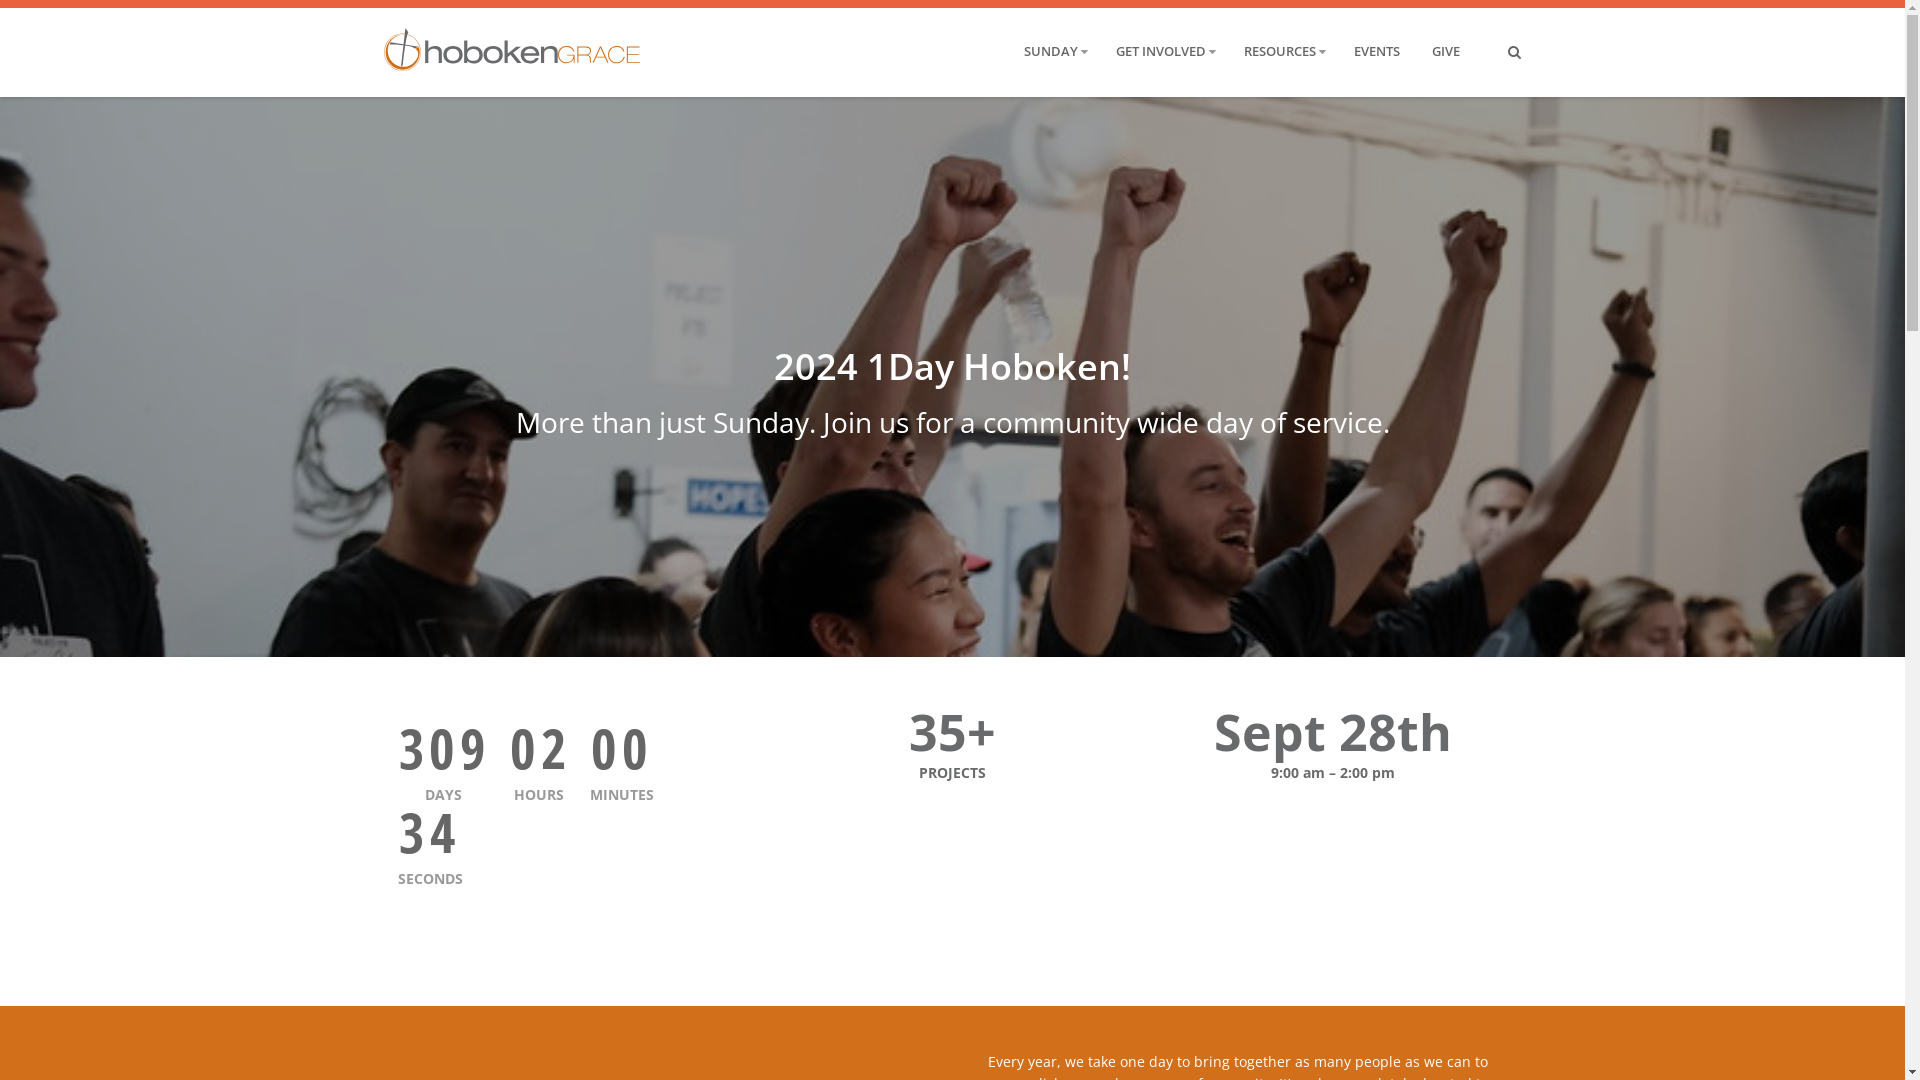 Image resolution: width=1920 pixels, height=1080 pixels. Describe the element at coordinates (1280, 51) in the screenshot. I see `'RESOURCES'` at that location.